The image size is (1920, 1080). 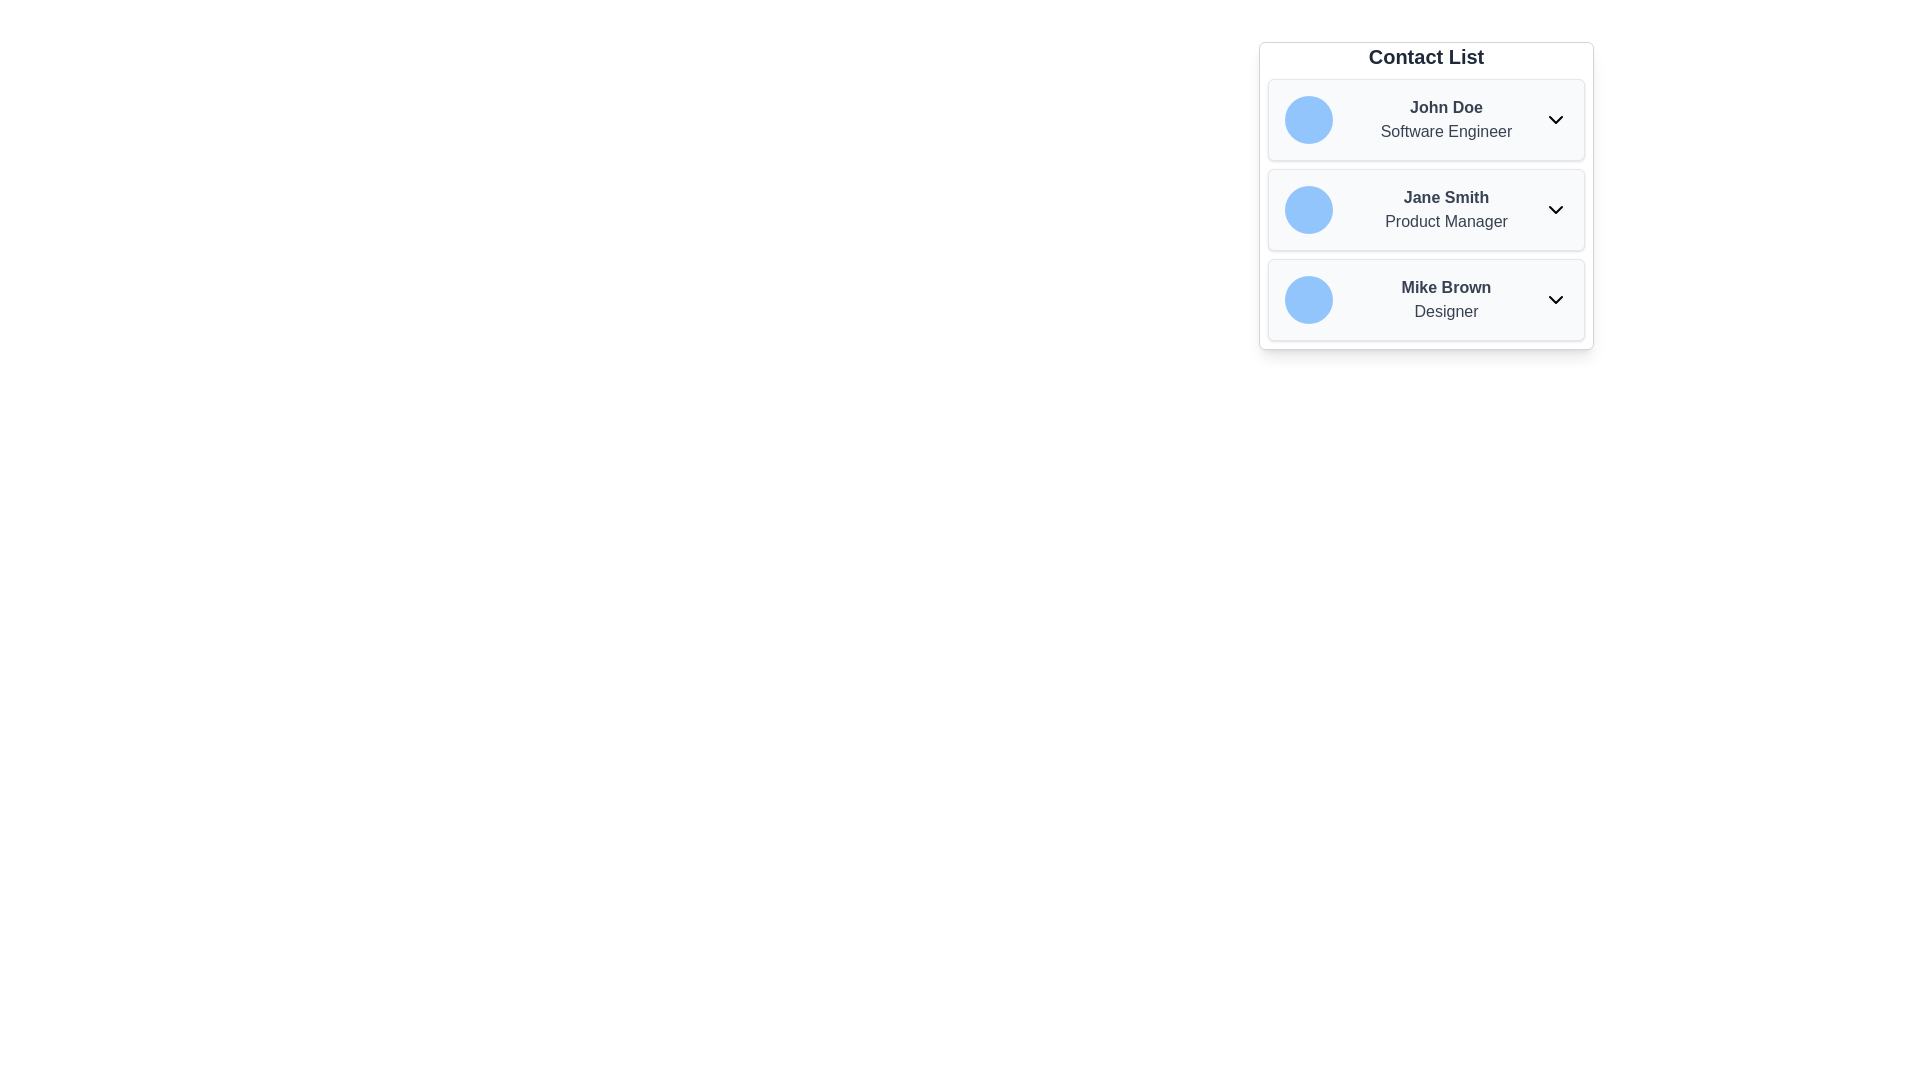 I want to click on text 'Software Engineer', which is positioned below the bold text 'John Doe' in the 'Contact List' section, so click(x=1446, y=131).